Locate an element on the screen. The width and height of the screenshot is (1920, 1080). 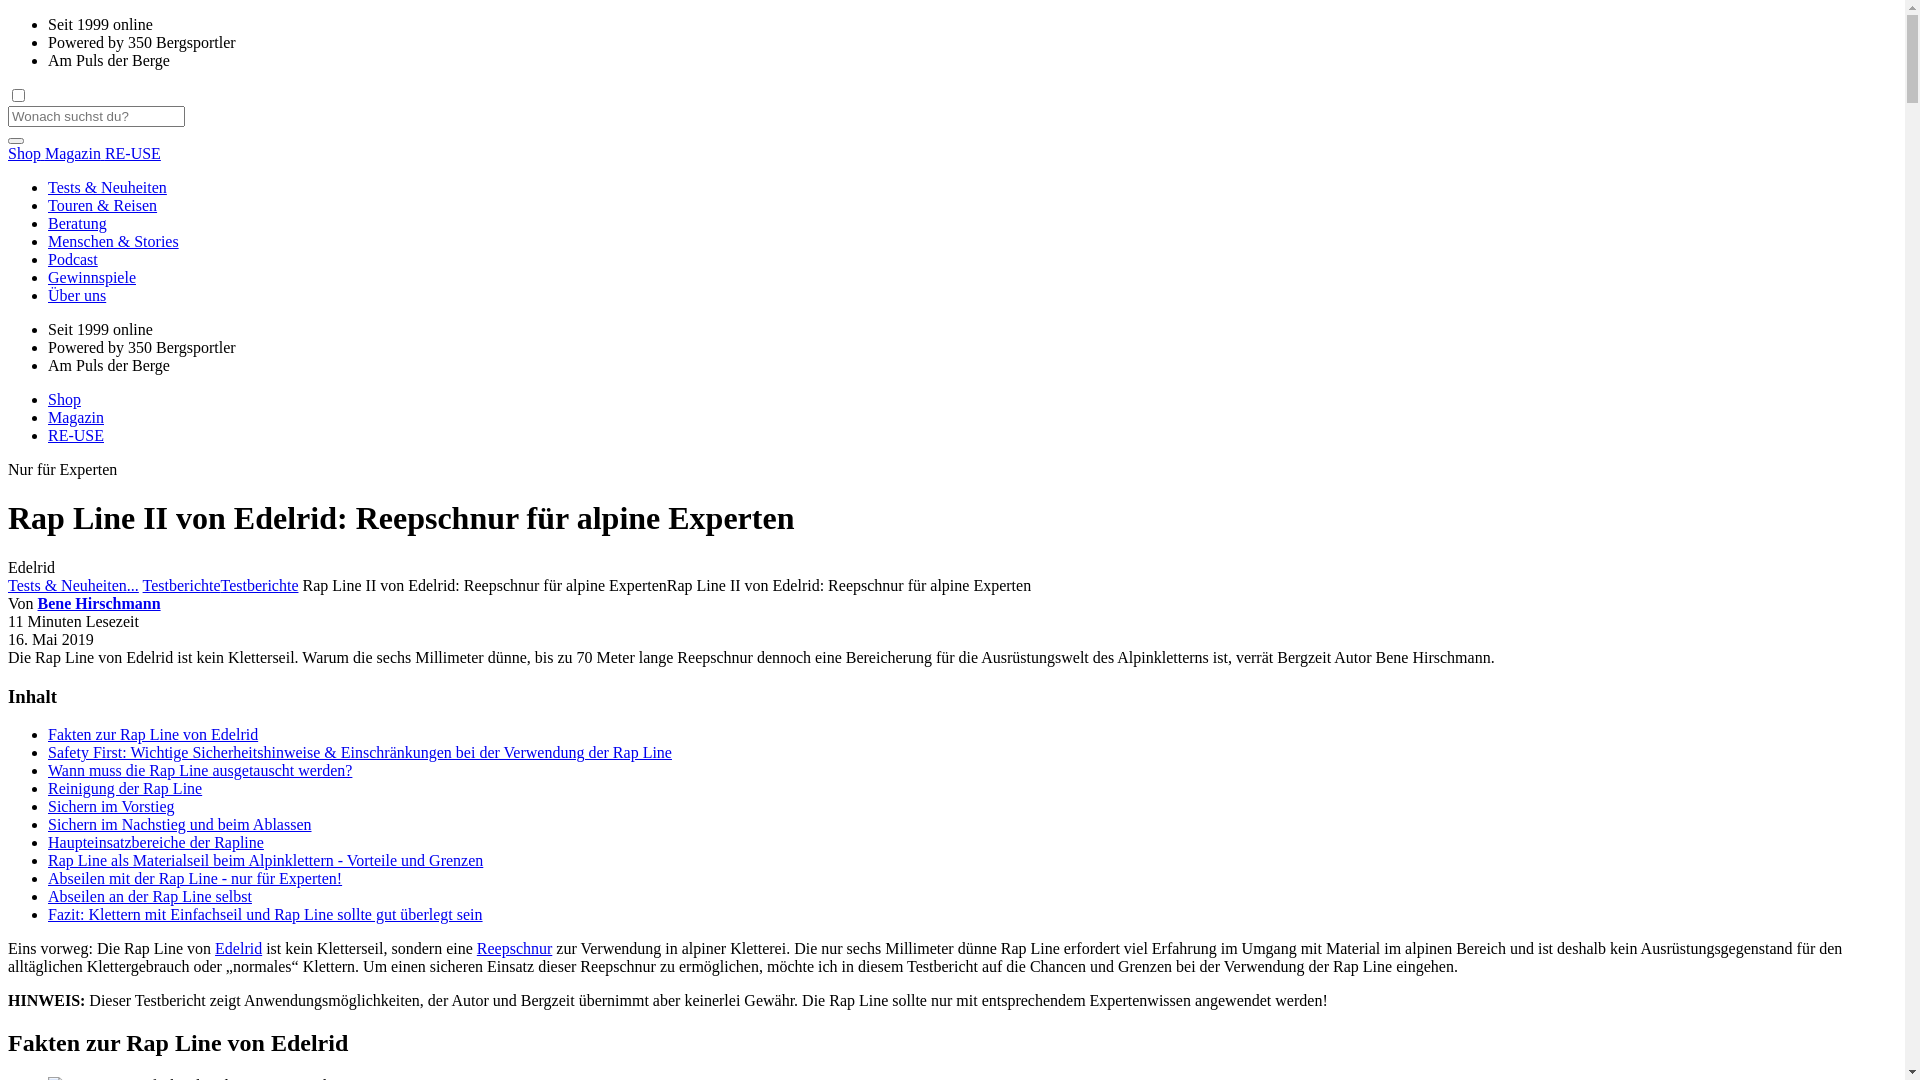
'Sichern im Nachstieg und beim Ablassen' is located at coordinates (180, 824).